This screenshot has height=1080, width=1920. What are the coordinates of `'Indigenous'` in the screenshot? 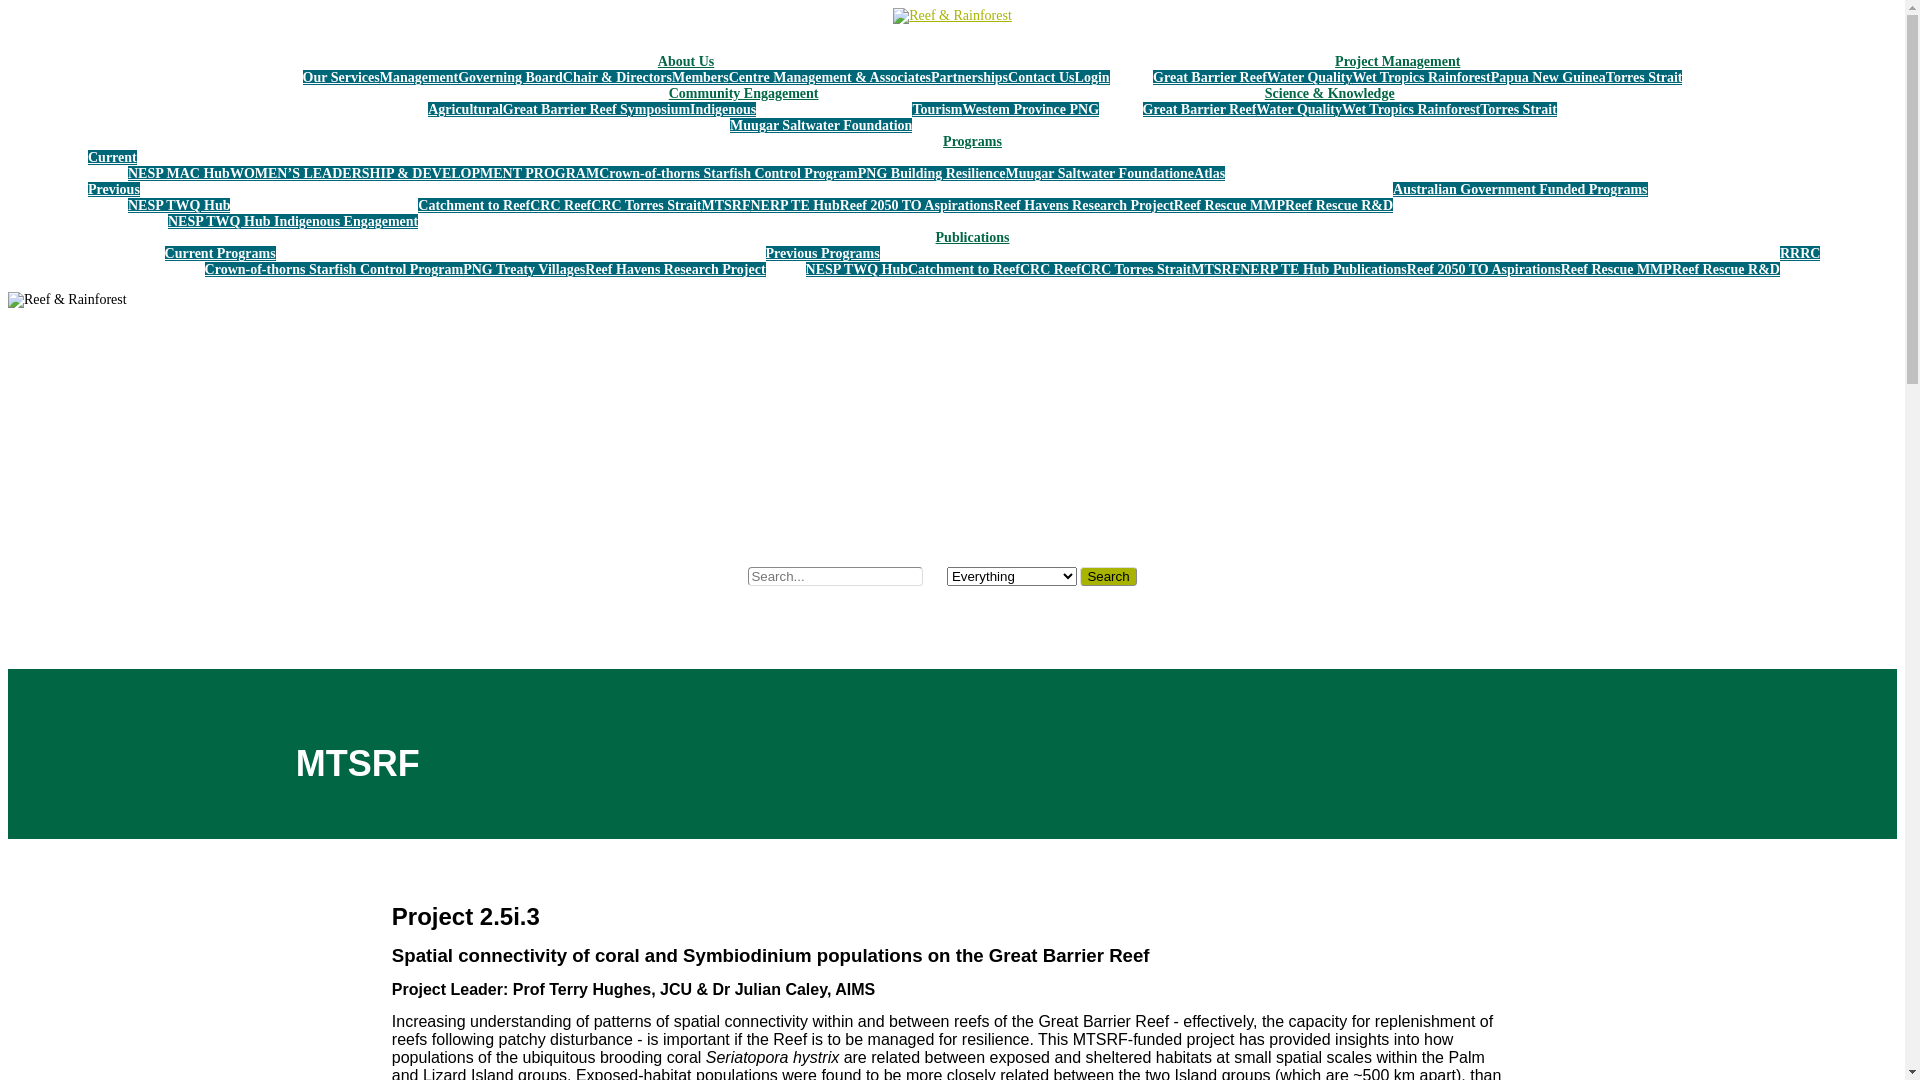 It's located at (722, 109).